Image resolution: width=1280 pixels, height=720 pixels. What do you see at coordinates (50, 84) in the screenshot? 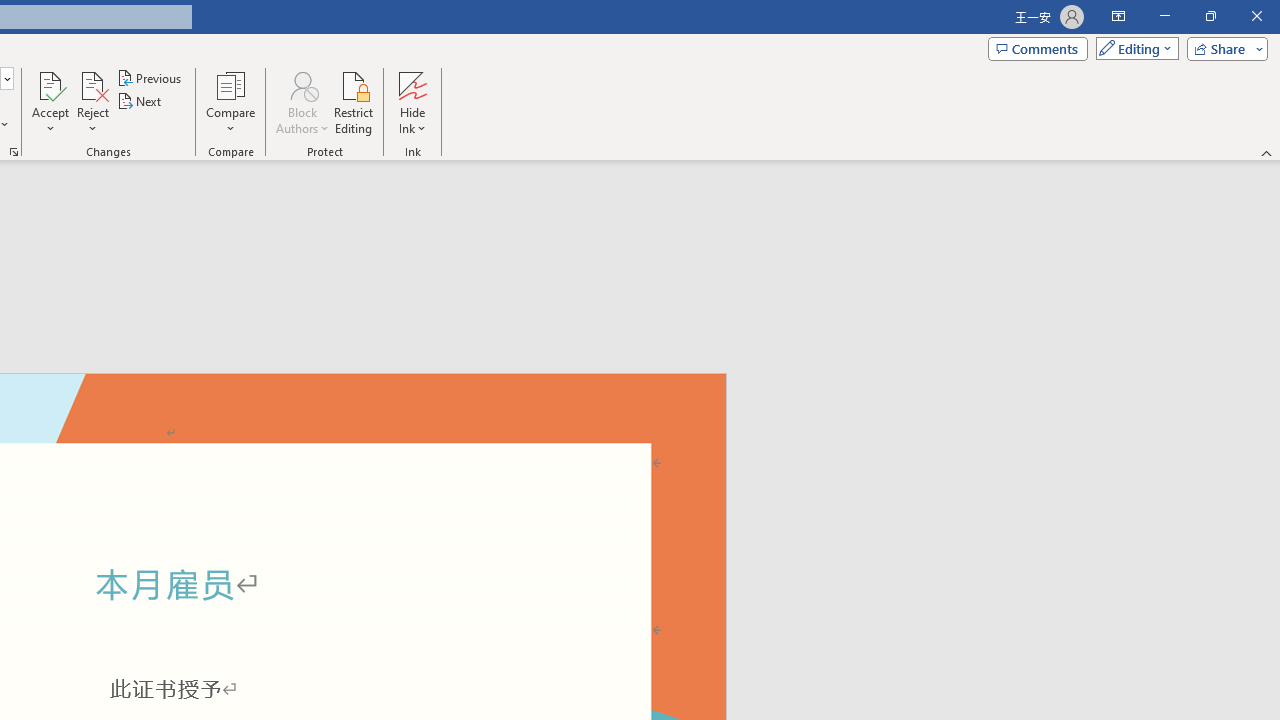
I see `'Accept and Move to Next'` at bounding box center [50, 84].